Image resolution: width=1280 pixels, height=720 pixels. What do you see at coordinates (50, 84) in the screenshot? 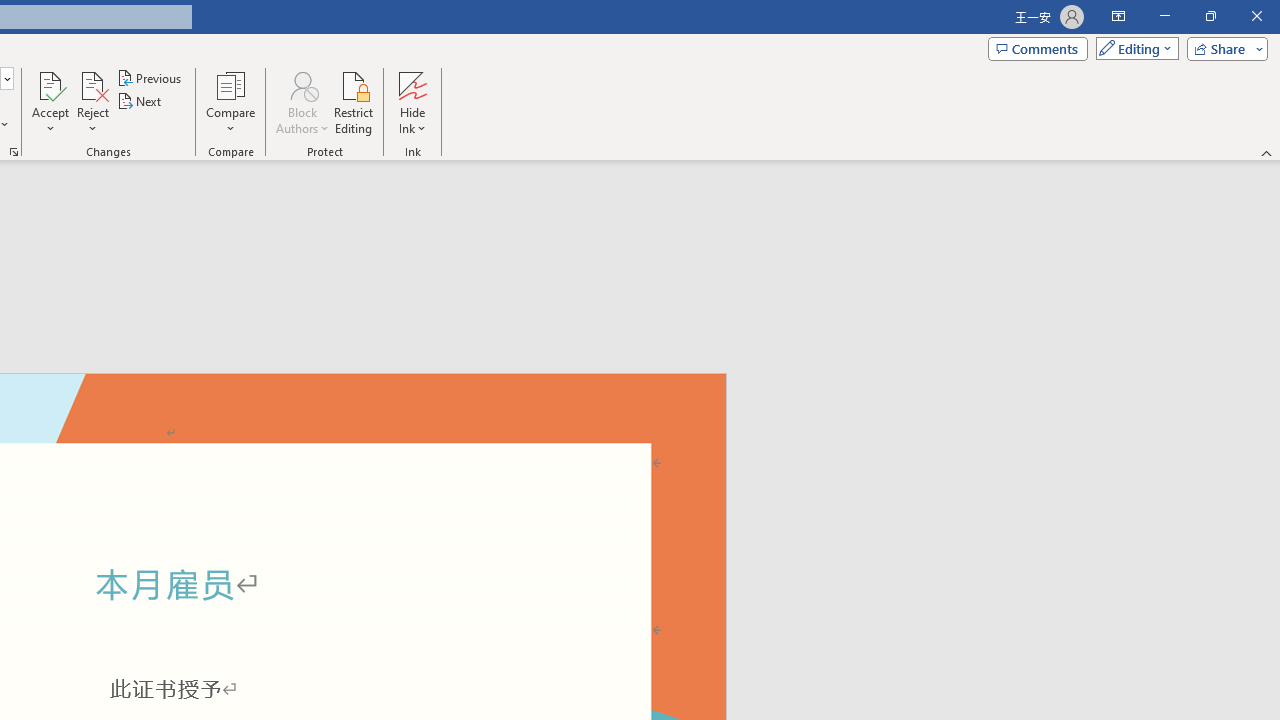
I see `'Accept and Move to Next'` at bounding box center [50, 84].